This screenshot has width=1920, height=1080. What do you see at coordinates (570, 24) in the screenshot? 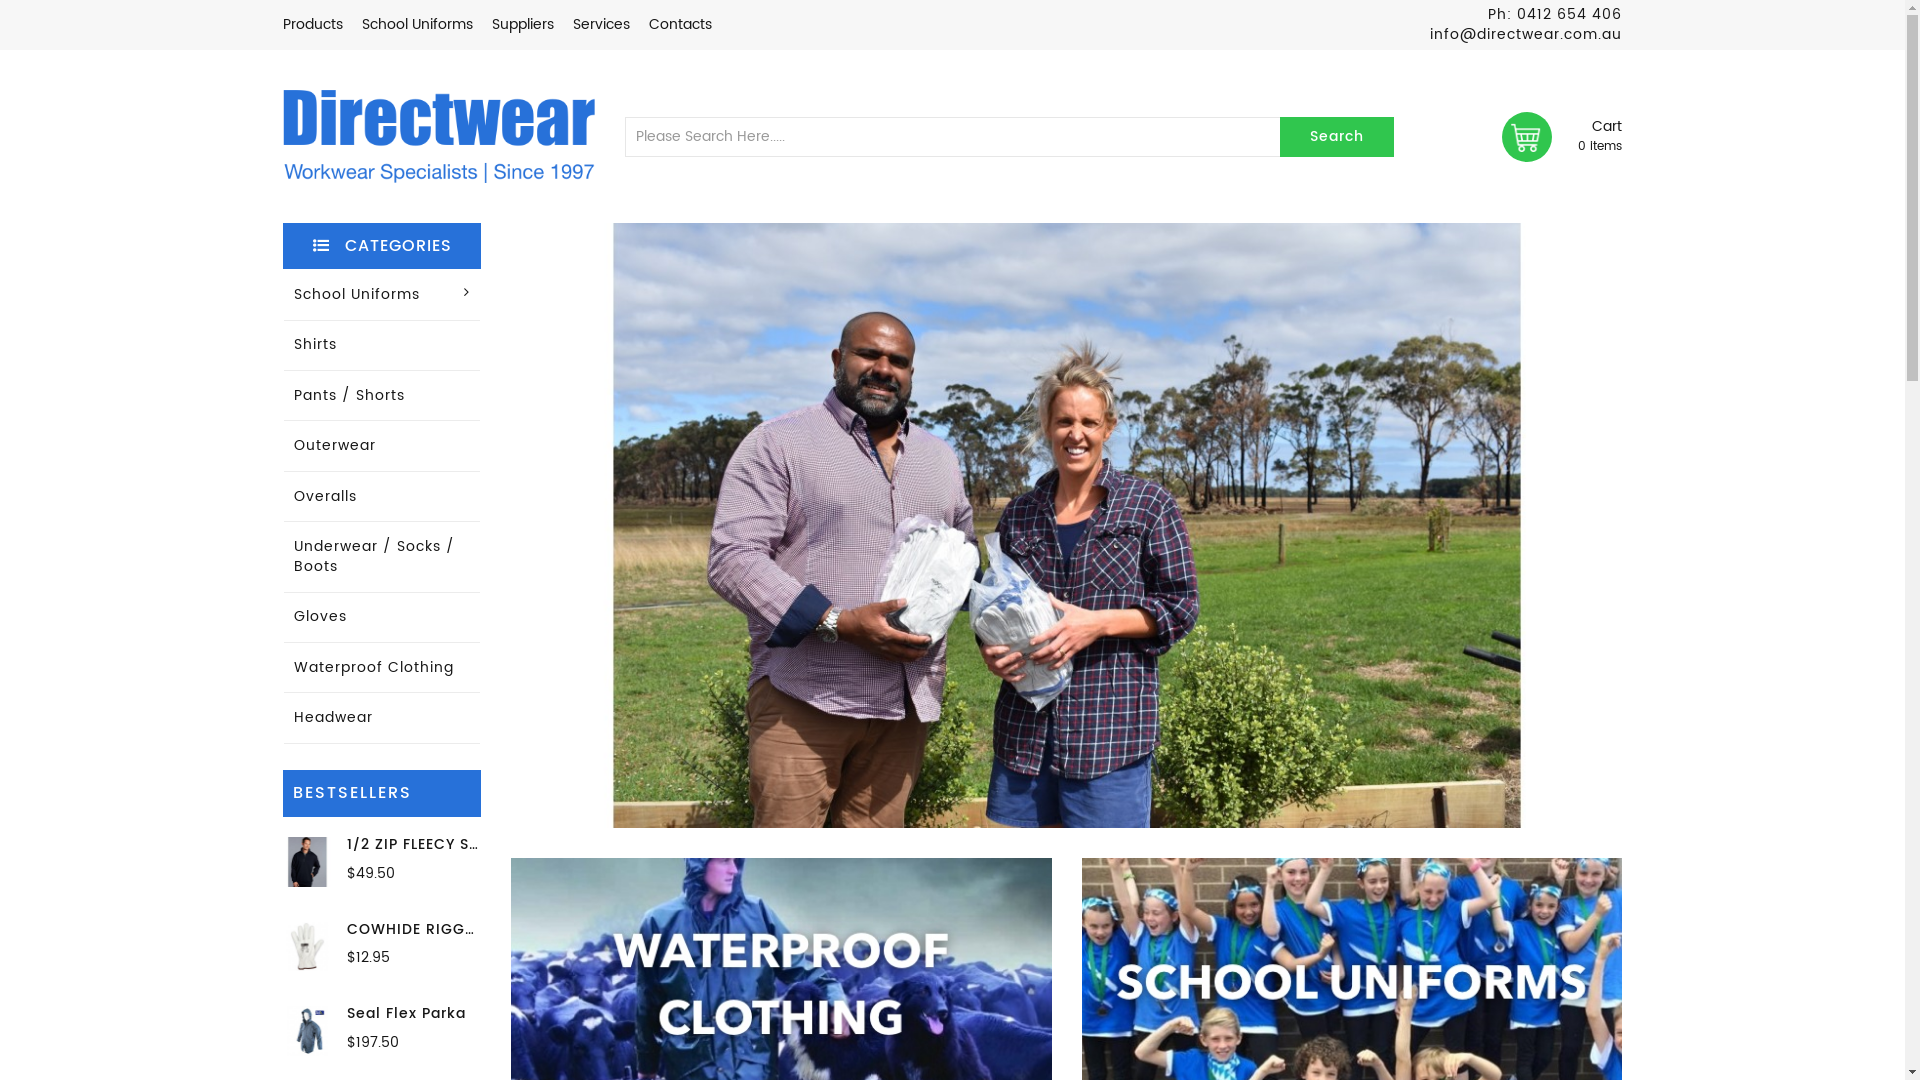
I see `'Services'` at bounding box center [570, 24].